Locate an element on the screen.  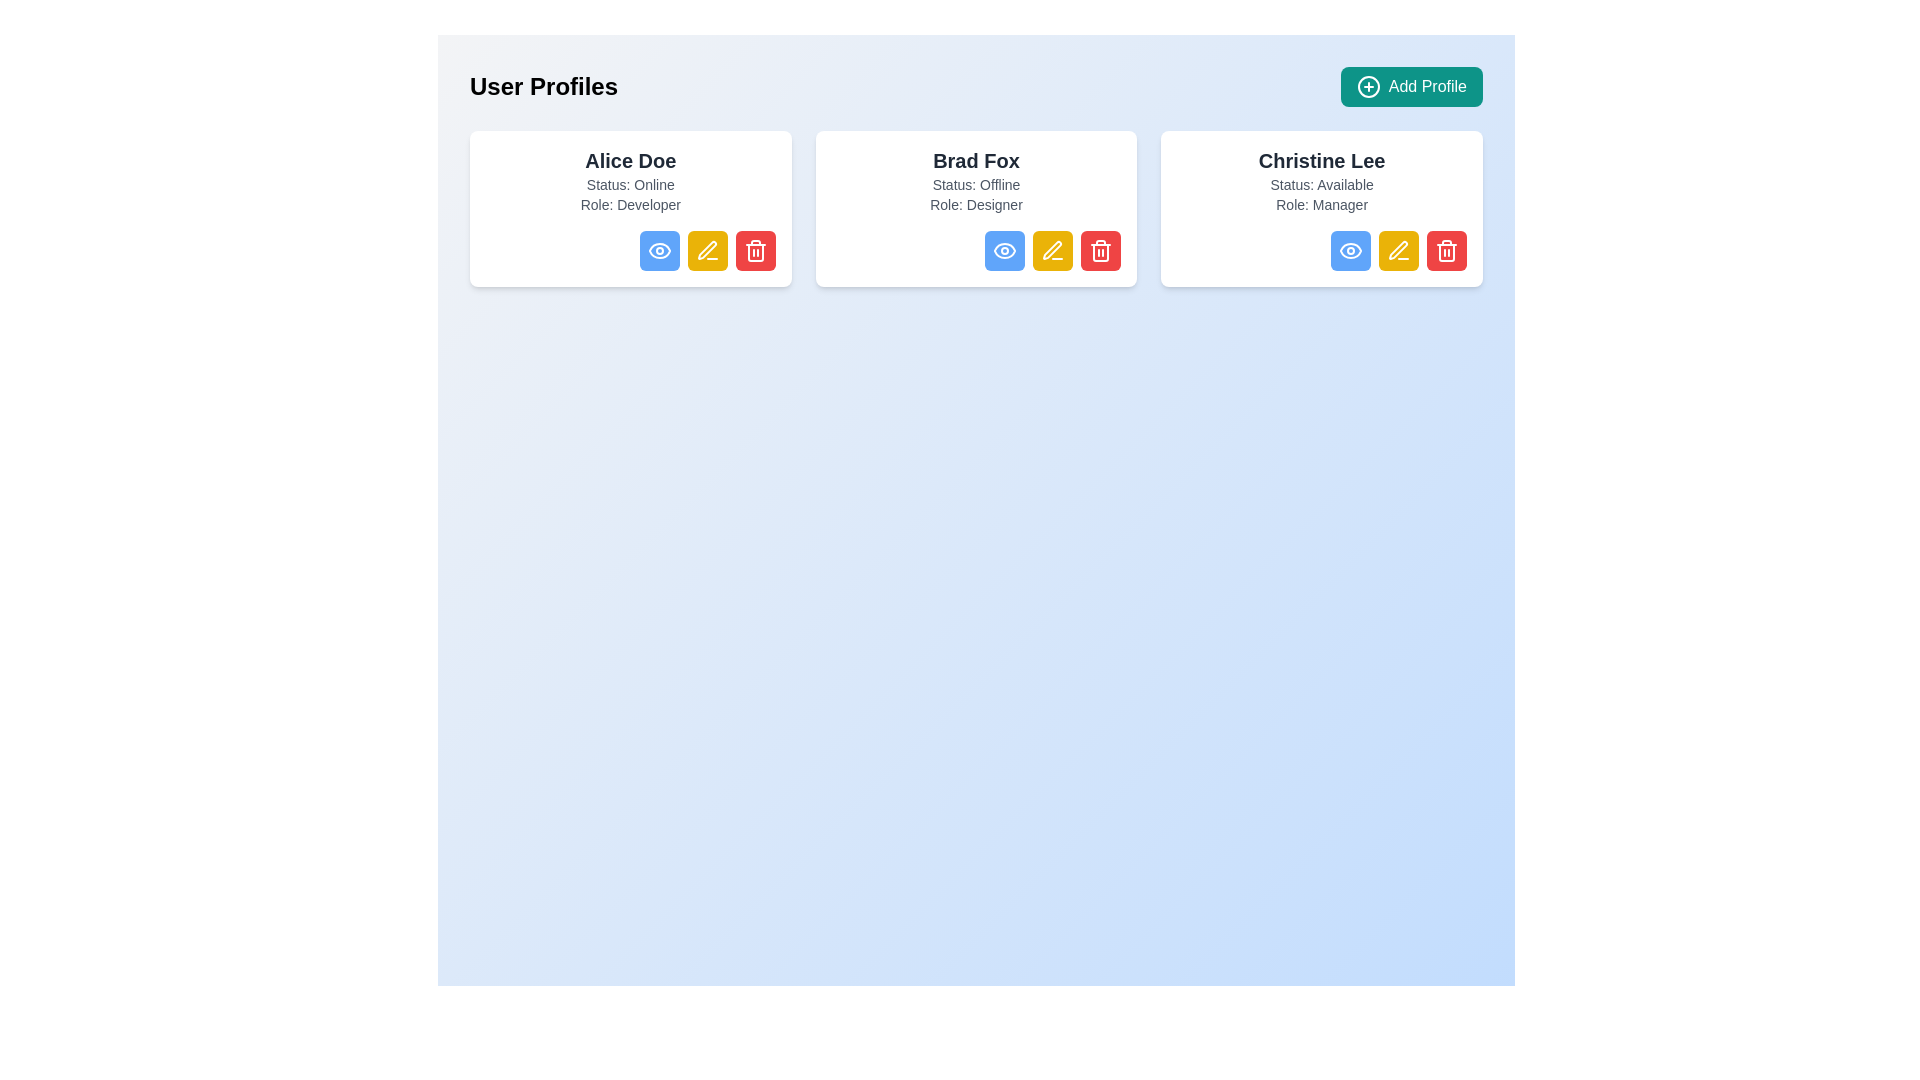
the 'User Profiles' text label, which is styled in bold black font and serves as a title within the header of the application is located at coordinates (544, 86).